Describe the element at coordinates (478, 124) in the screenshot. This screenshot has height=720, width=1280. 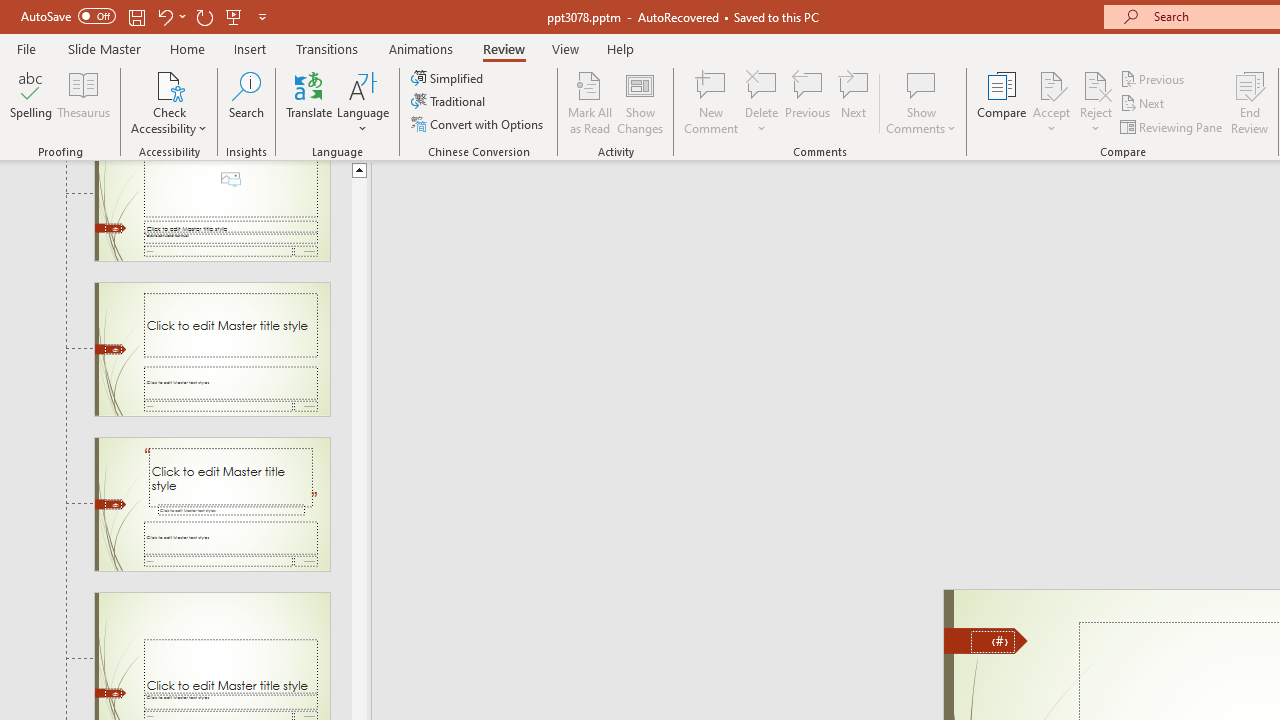
I see `'Convert with Options...'` at that location.